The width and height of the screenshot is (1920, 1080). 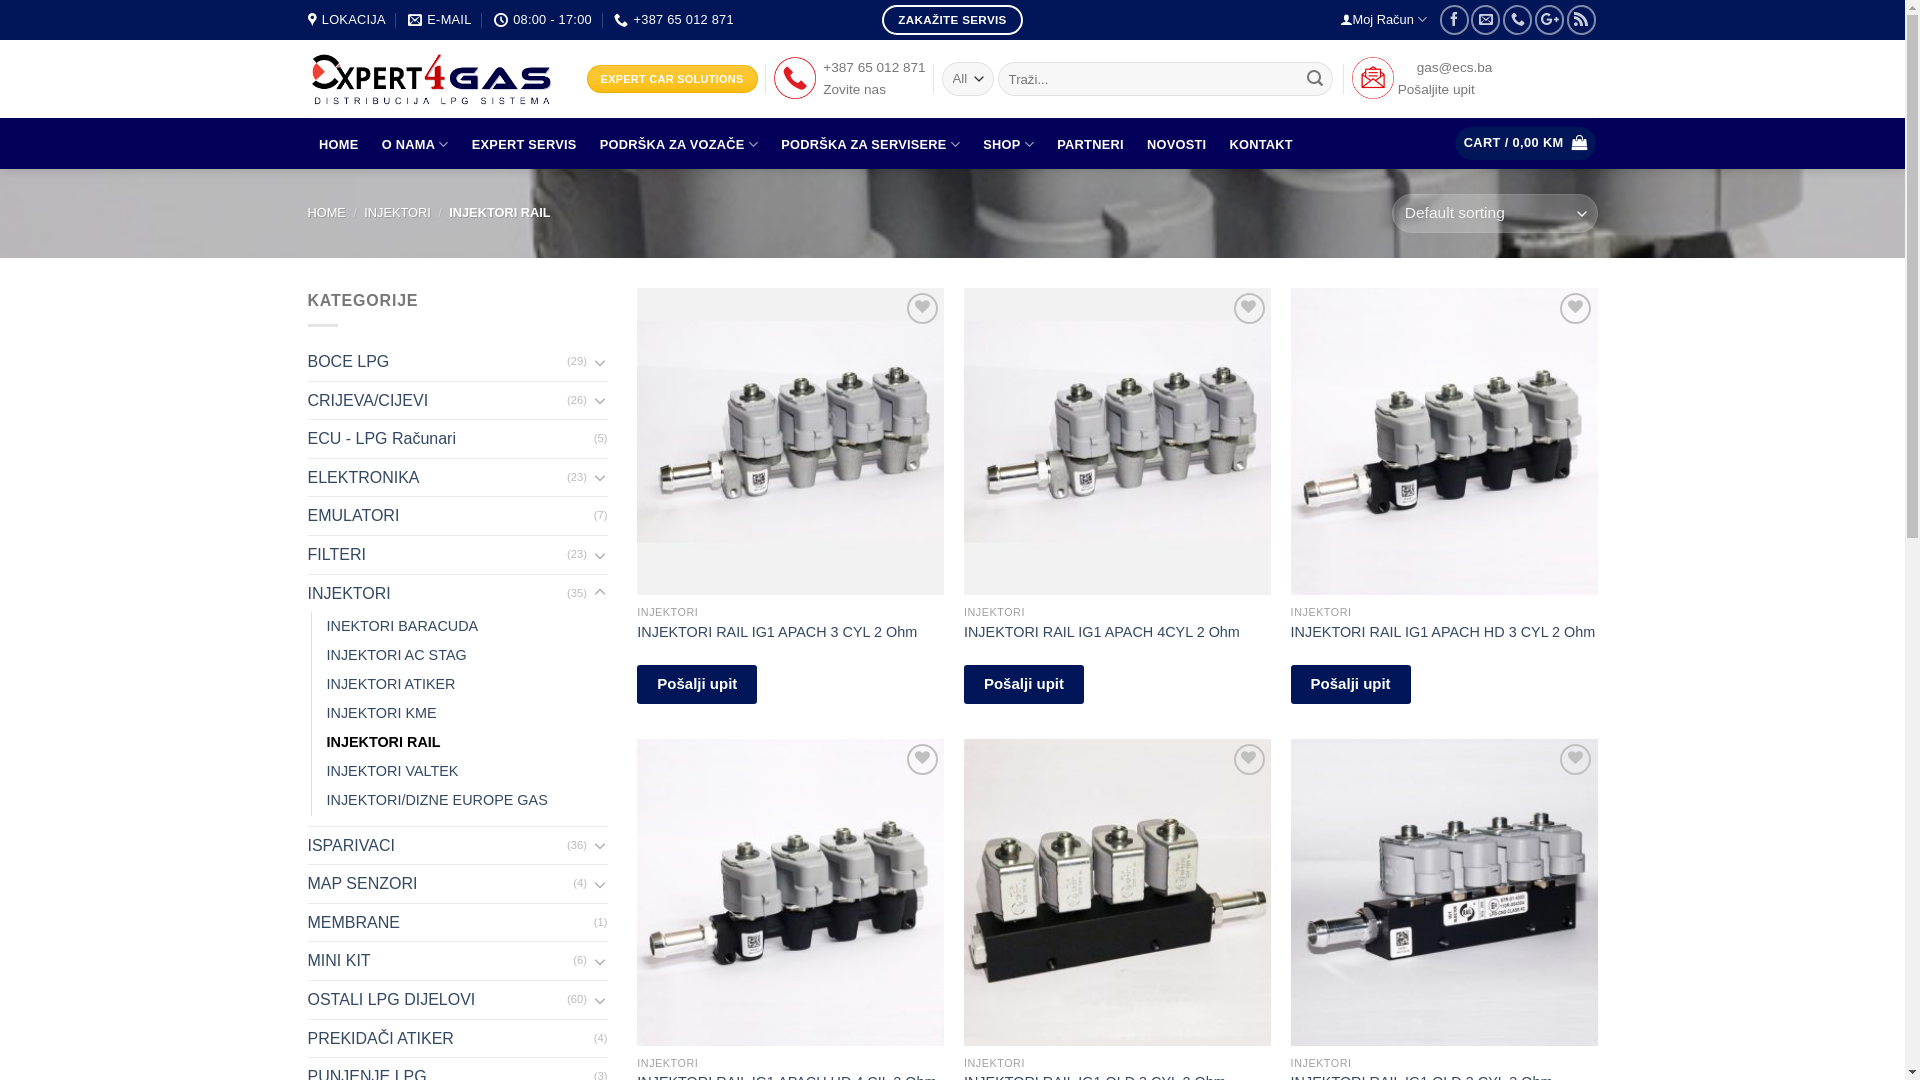 What do you see at coordinates (436, 401) in the screenshot?
I see `'CRIJEVA/CIJEVI'` at bounding box center [436, 401].